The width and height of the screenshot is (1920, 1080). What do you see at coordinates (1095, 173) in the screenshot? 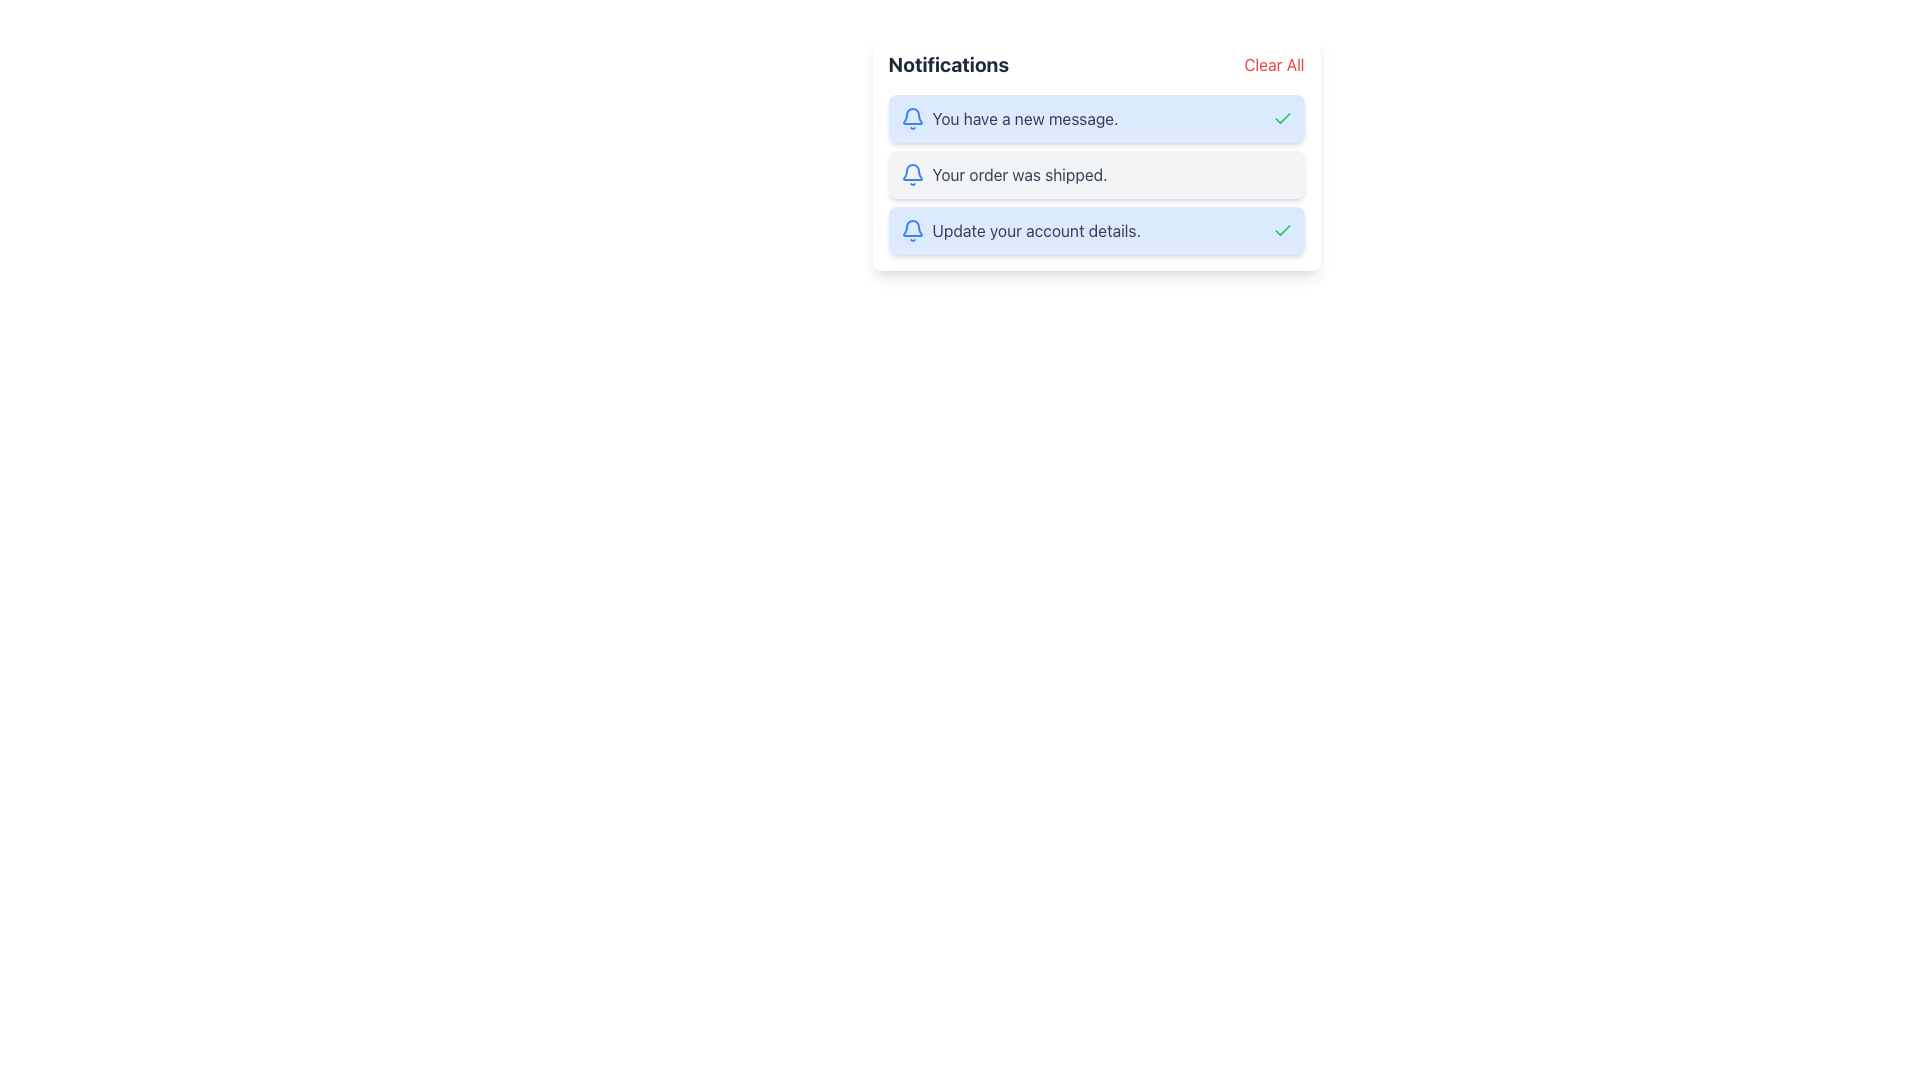
I see `the second notification in the notification card to see its details` at bounding box center [1095, 173].